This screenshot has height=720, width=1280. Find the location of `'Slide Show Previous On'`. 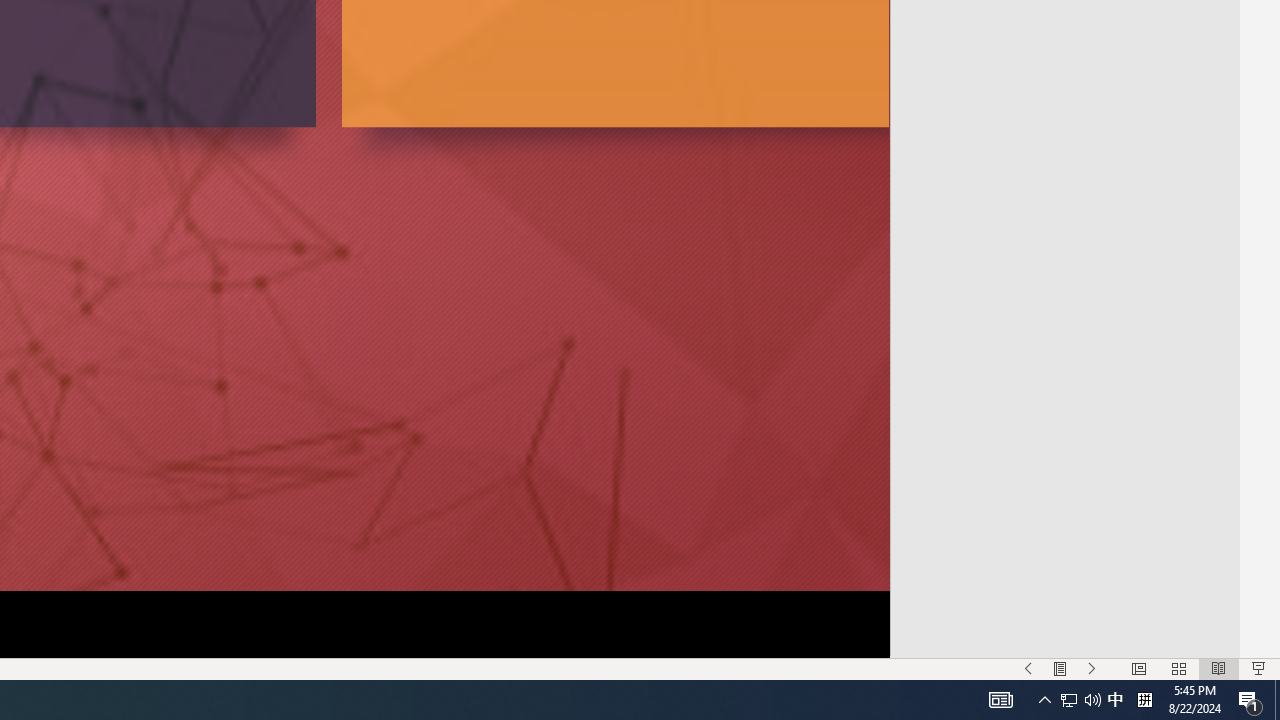

'Slide Show Previous On' is located at coordinates (1028, 669).